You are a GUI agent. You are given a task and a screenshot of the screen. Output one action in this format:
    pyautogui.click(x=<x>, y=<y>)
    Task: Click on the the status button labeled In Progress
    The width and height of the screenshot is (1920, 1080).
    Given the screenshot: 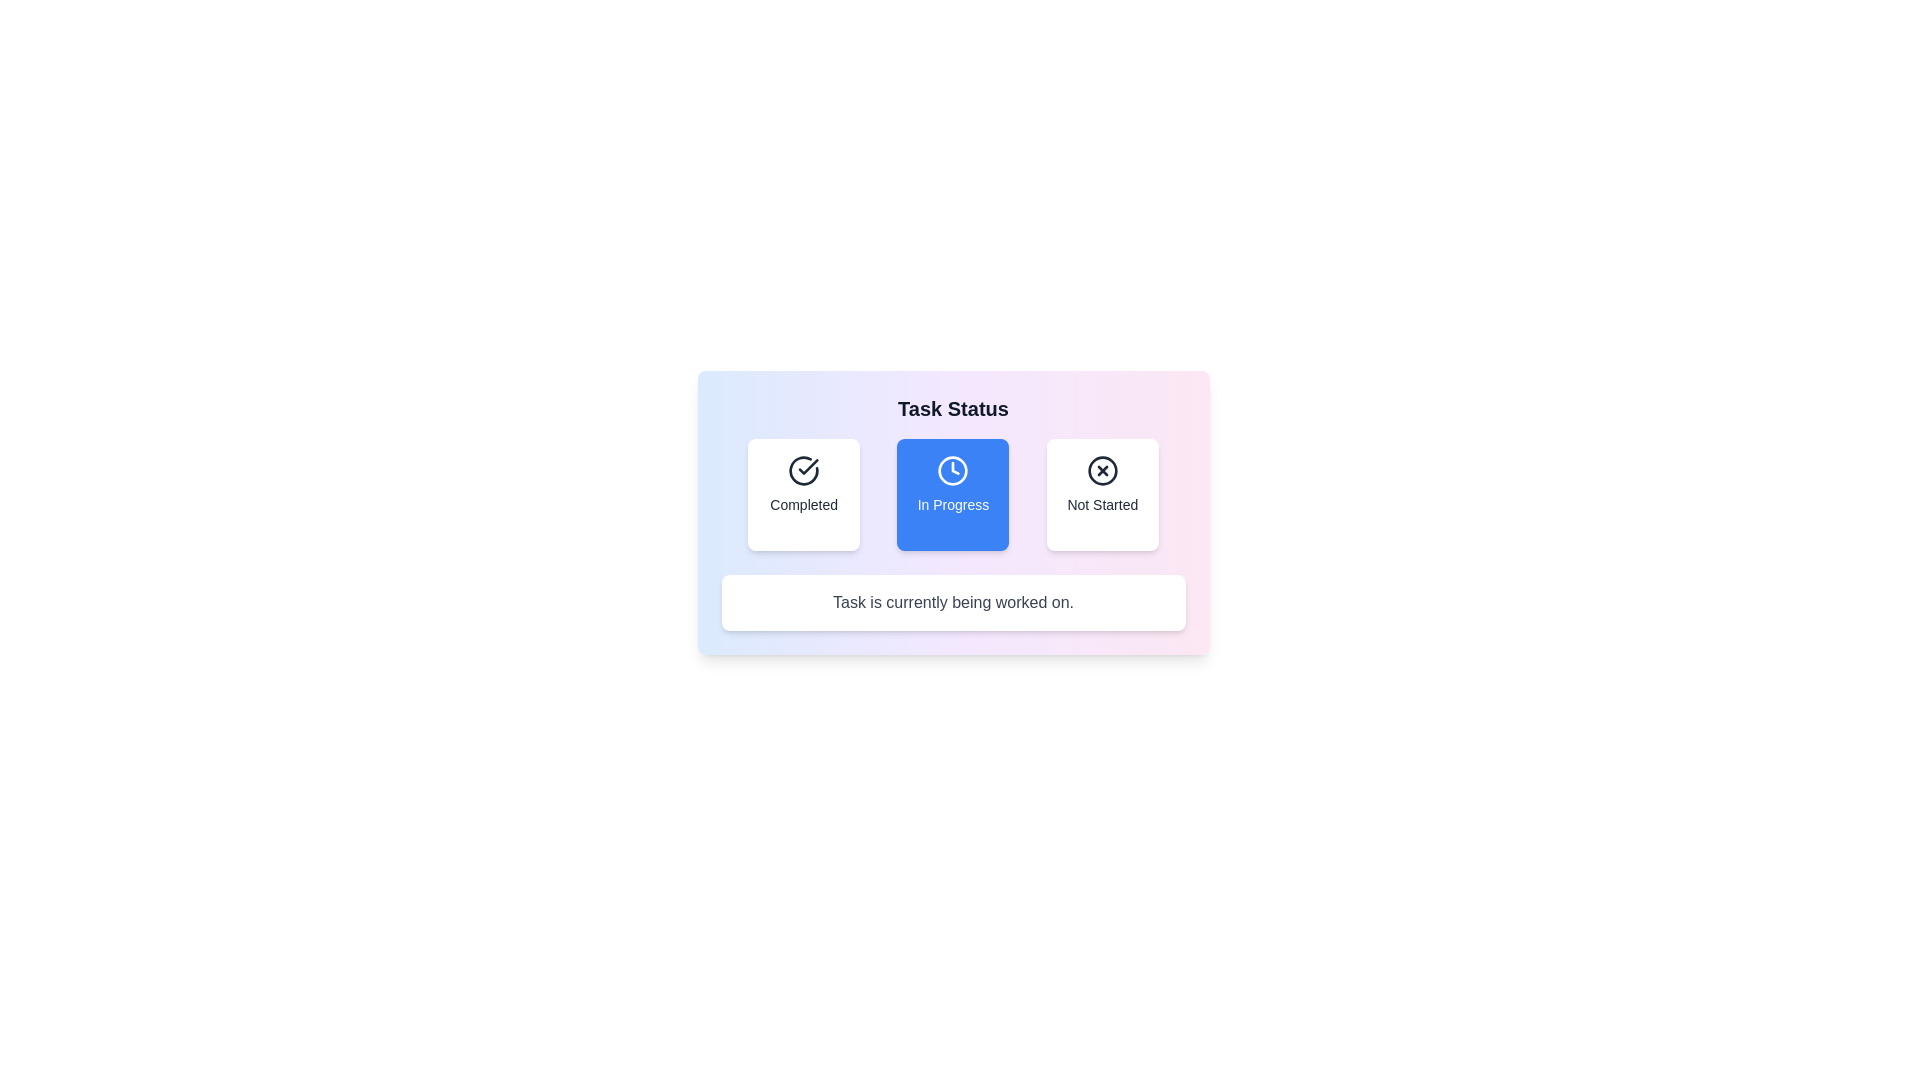 What is the action you would take?
    pyautogui.click(x=952, y=494)
    